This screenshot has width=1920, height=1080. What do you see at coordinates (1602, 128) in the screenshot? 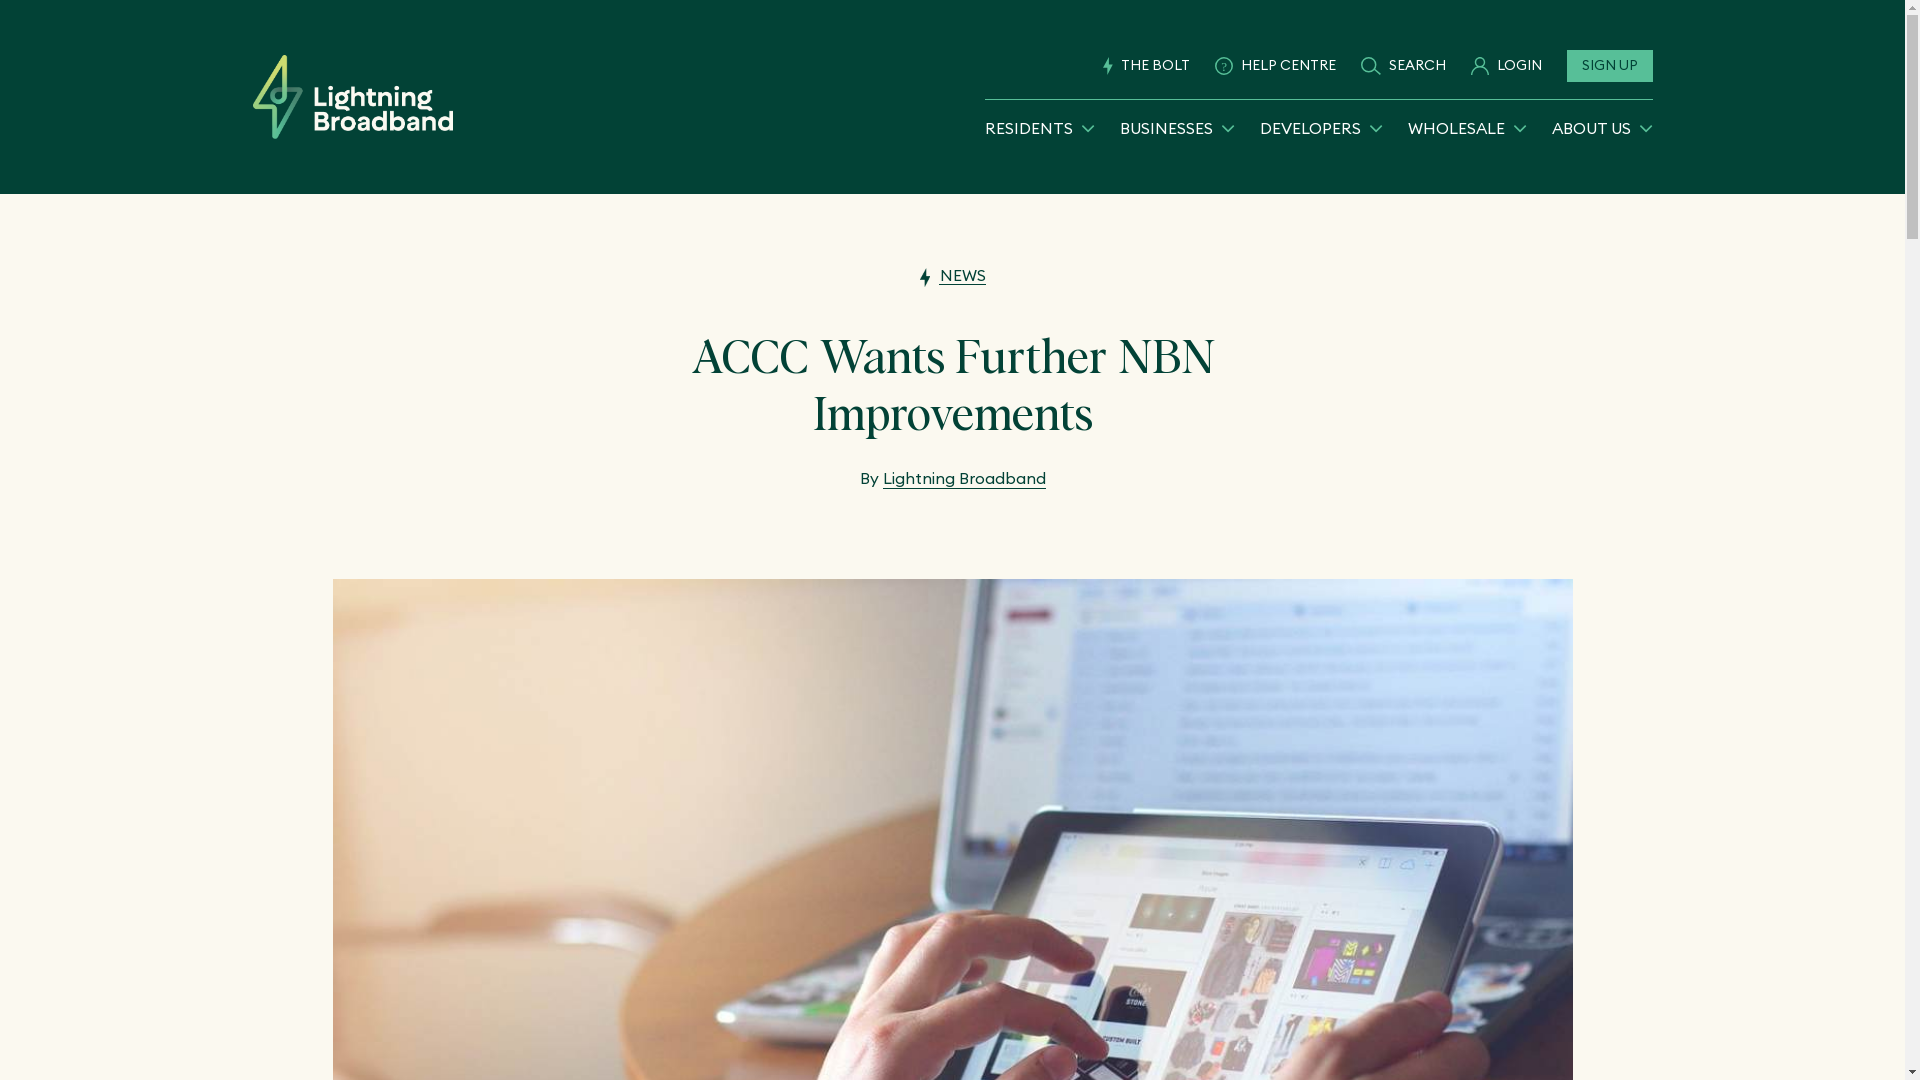
I see `'ABOUT US'` at bounding box center [1602, 128].